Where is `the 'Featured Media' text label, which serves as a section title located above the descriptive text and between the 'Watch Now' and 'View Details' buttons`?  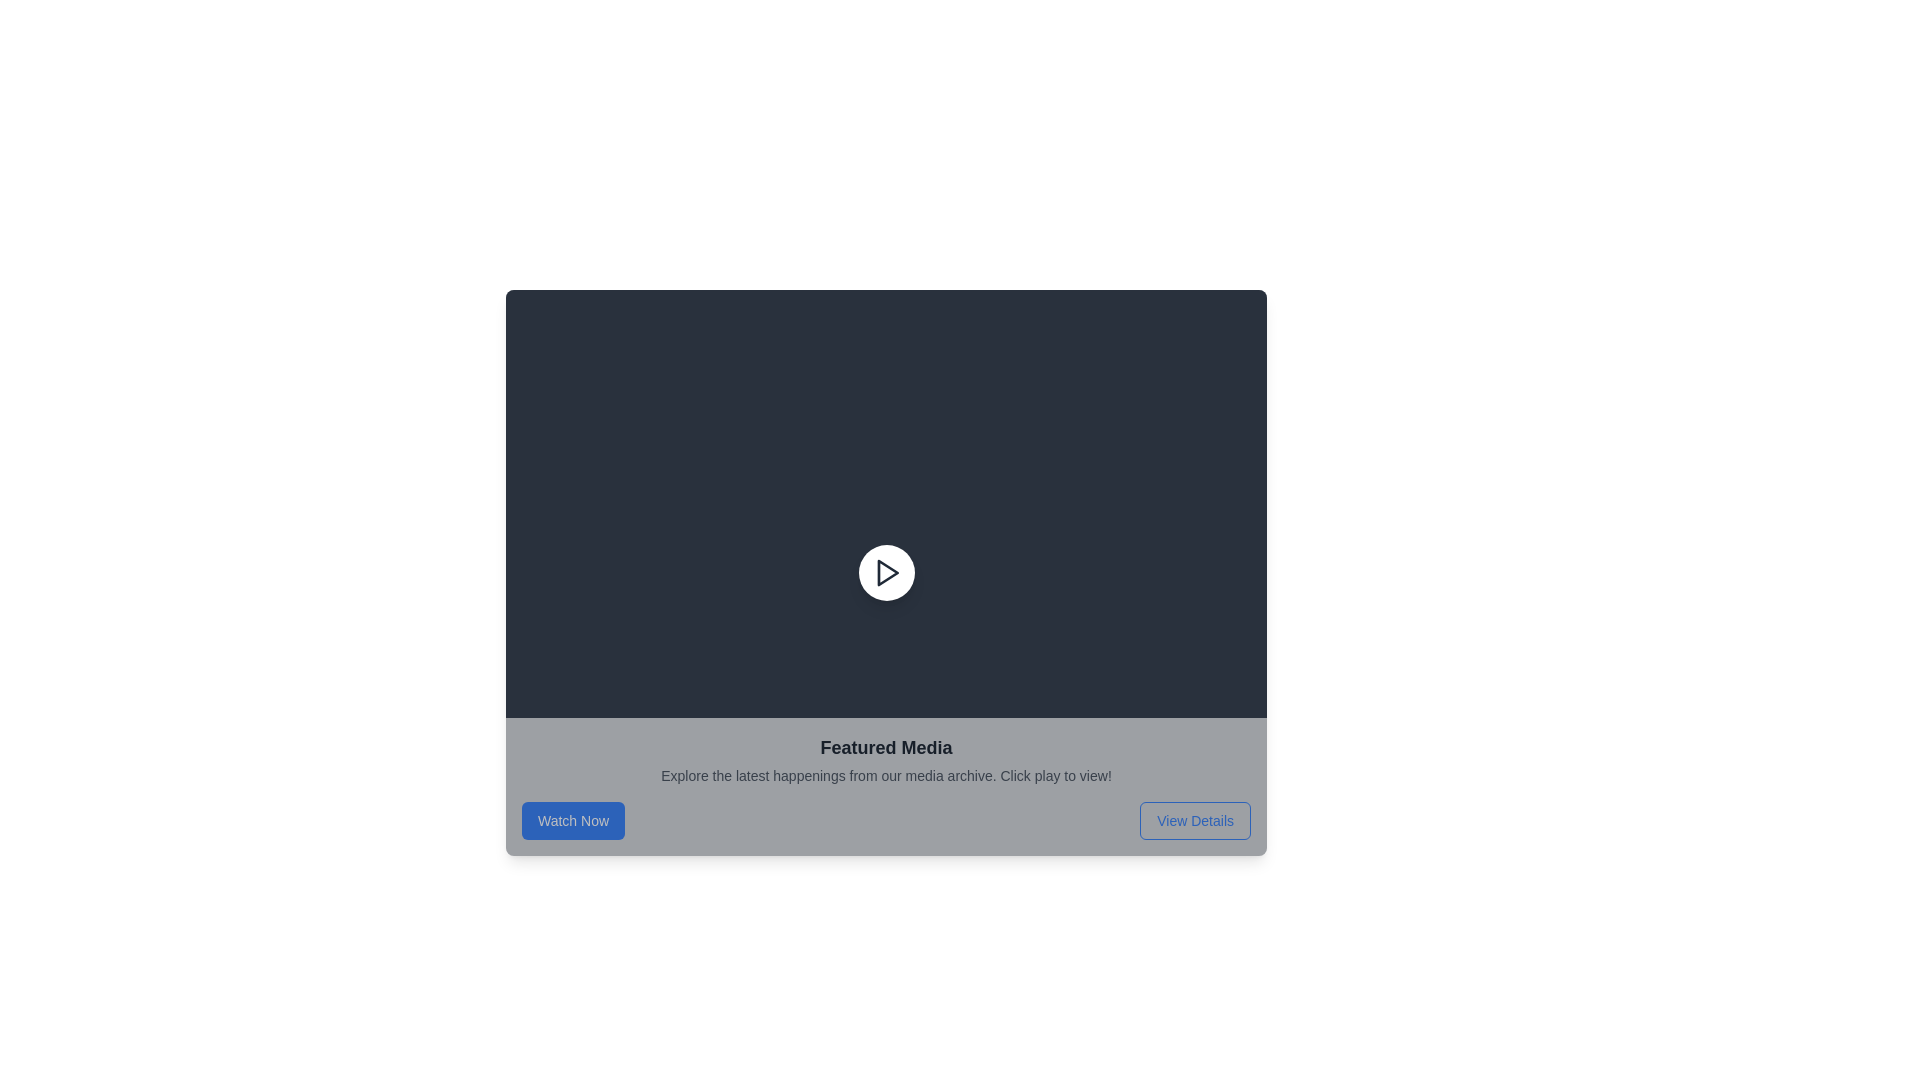 the 'Featured Media' text label, which serves as a section title located above the descriptive text and between the 'Watch Now' and 'View Details' buttons is located at coordinates (885, 748).